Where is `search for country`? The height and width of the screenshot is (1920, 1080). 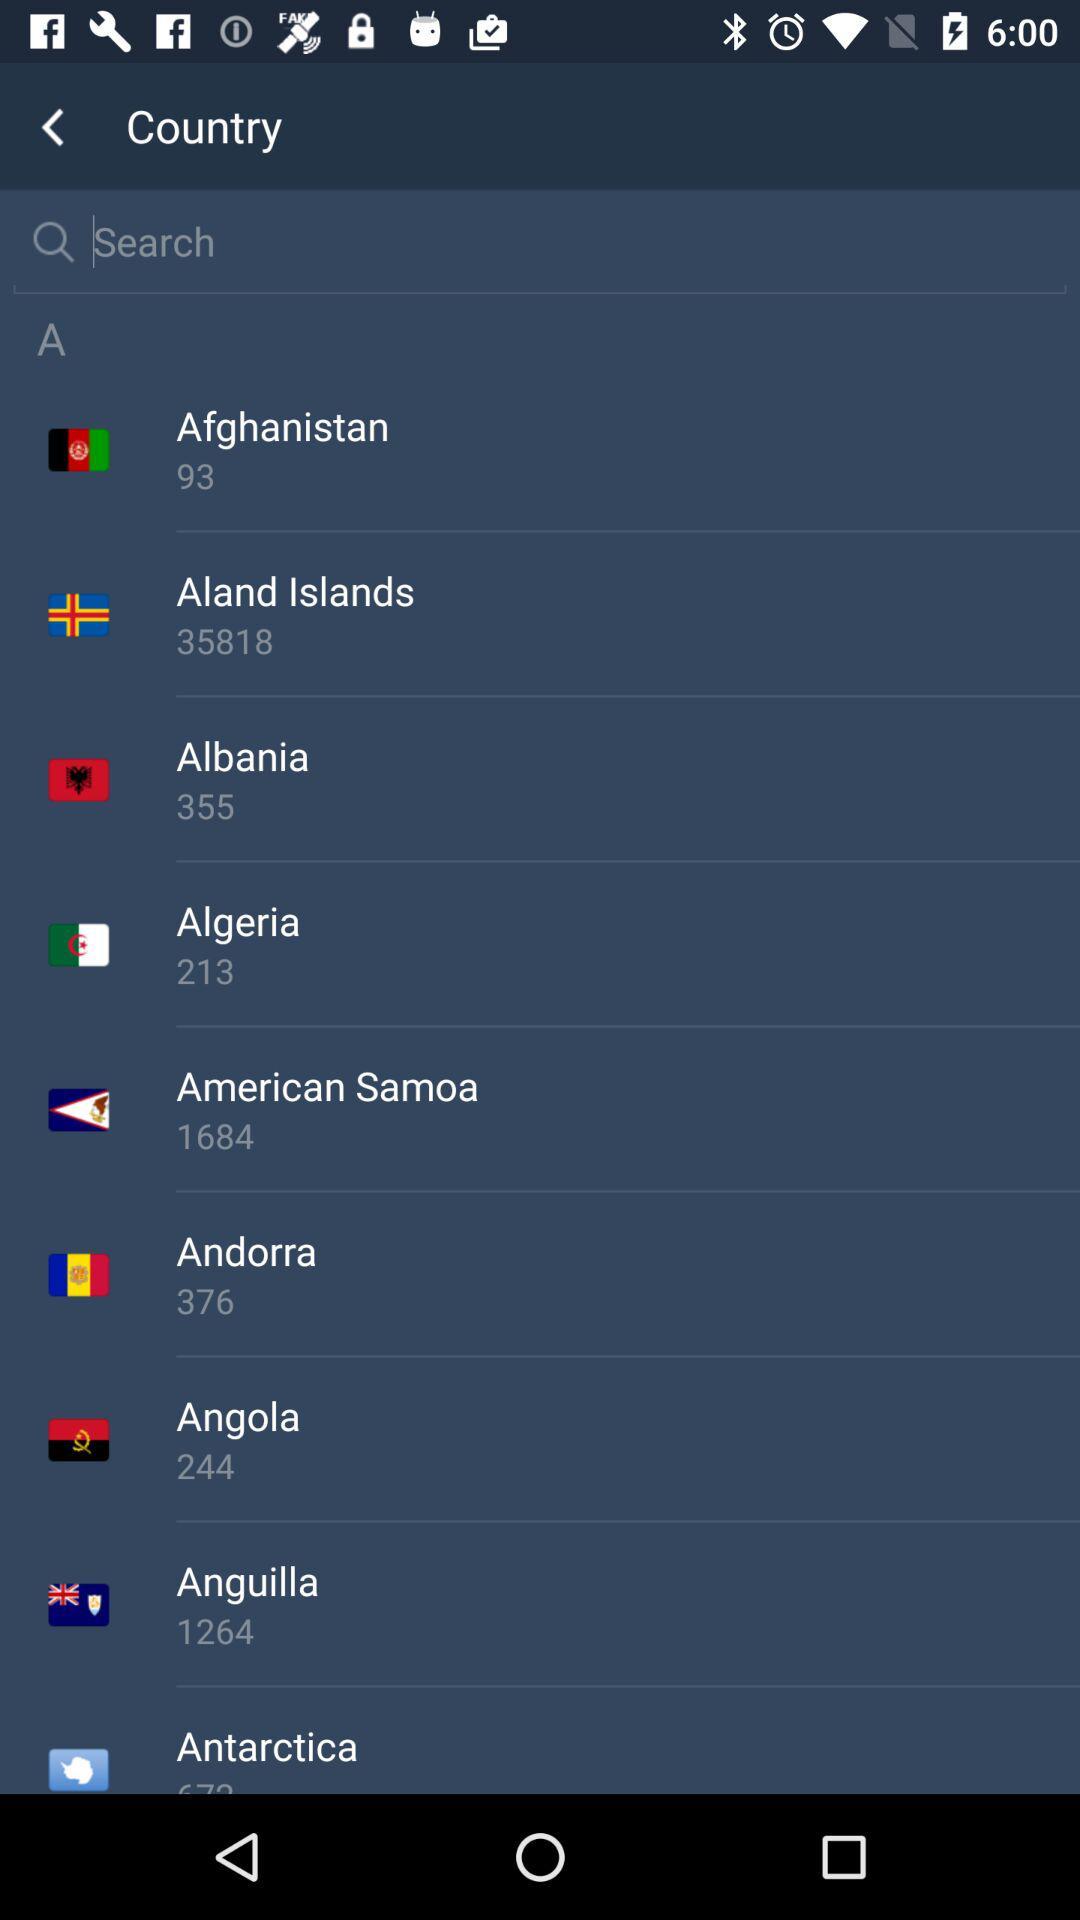
search for country is located at coordinates (566, 240).